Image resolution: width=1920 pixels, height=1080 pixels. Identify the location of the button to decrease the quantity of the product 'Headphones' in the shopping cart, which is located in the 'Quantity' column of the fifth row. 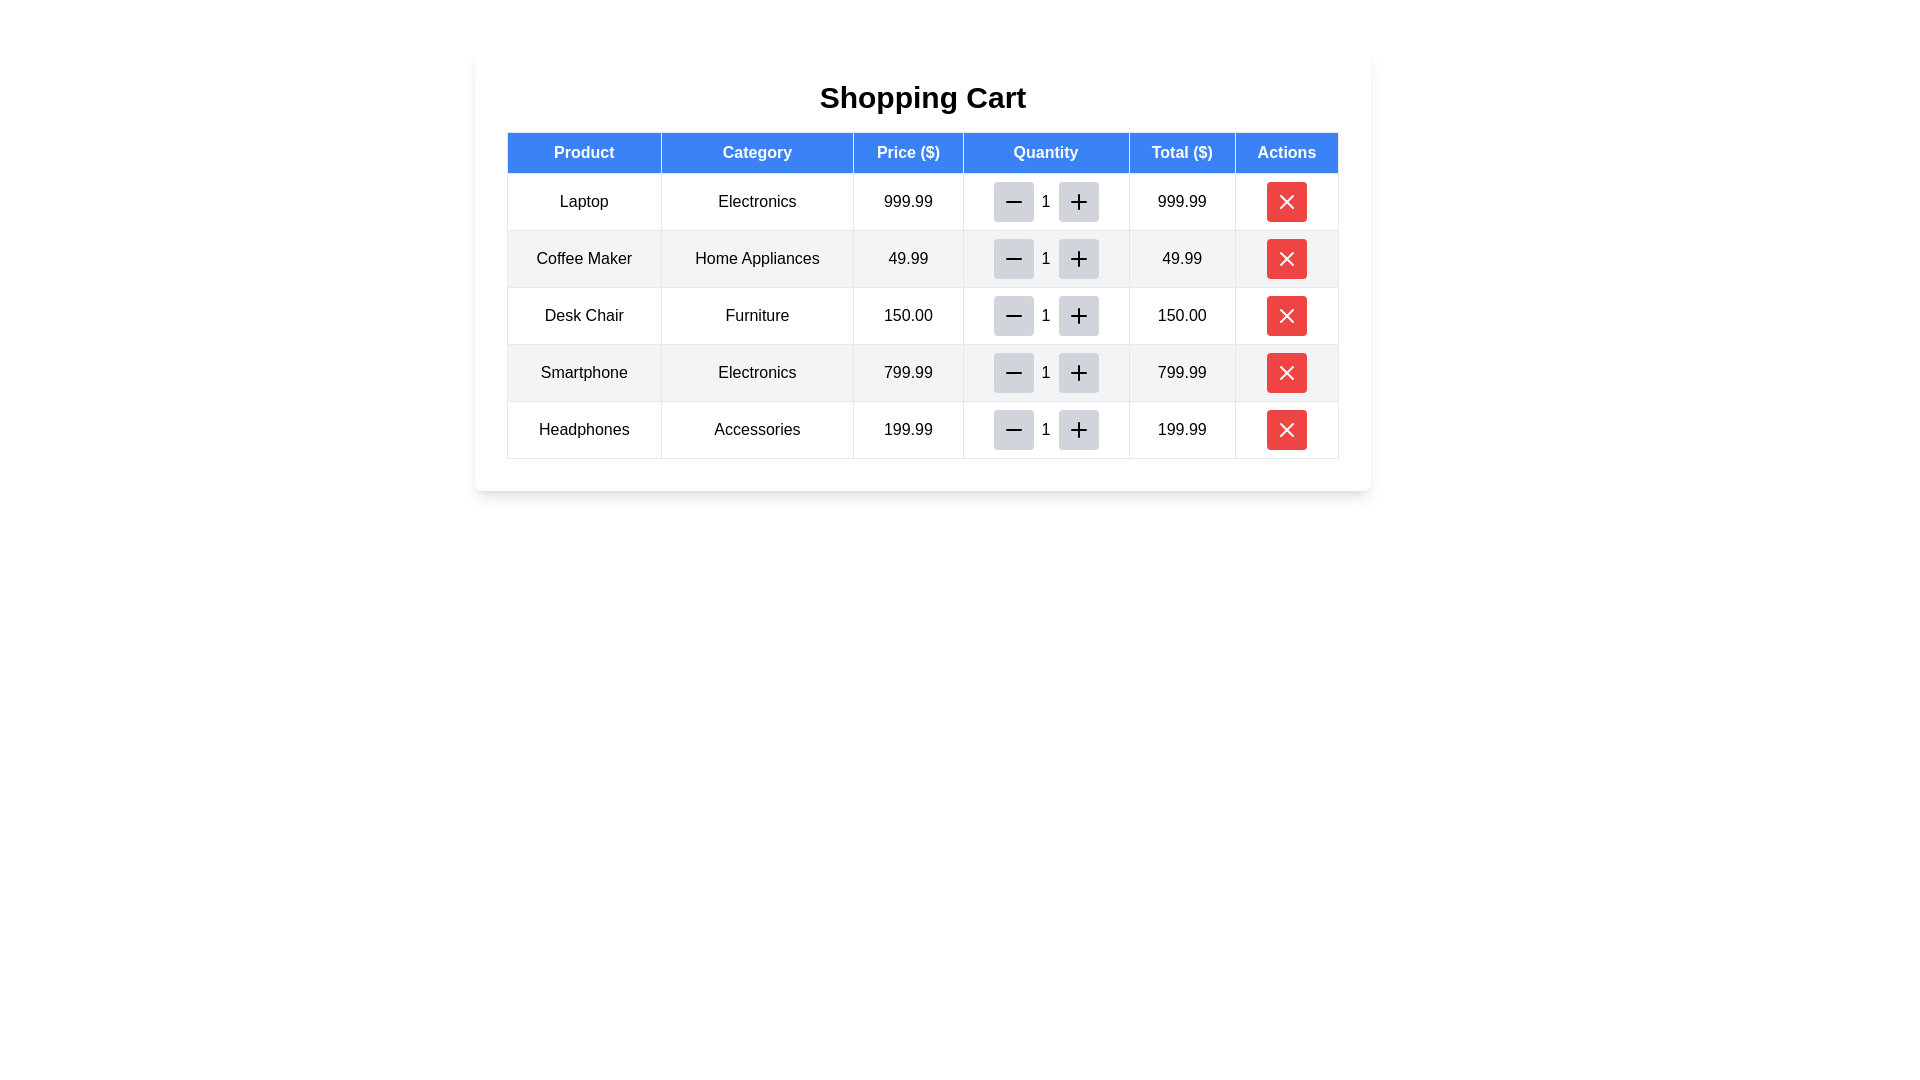
(1013, 428).